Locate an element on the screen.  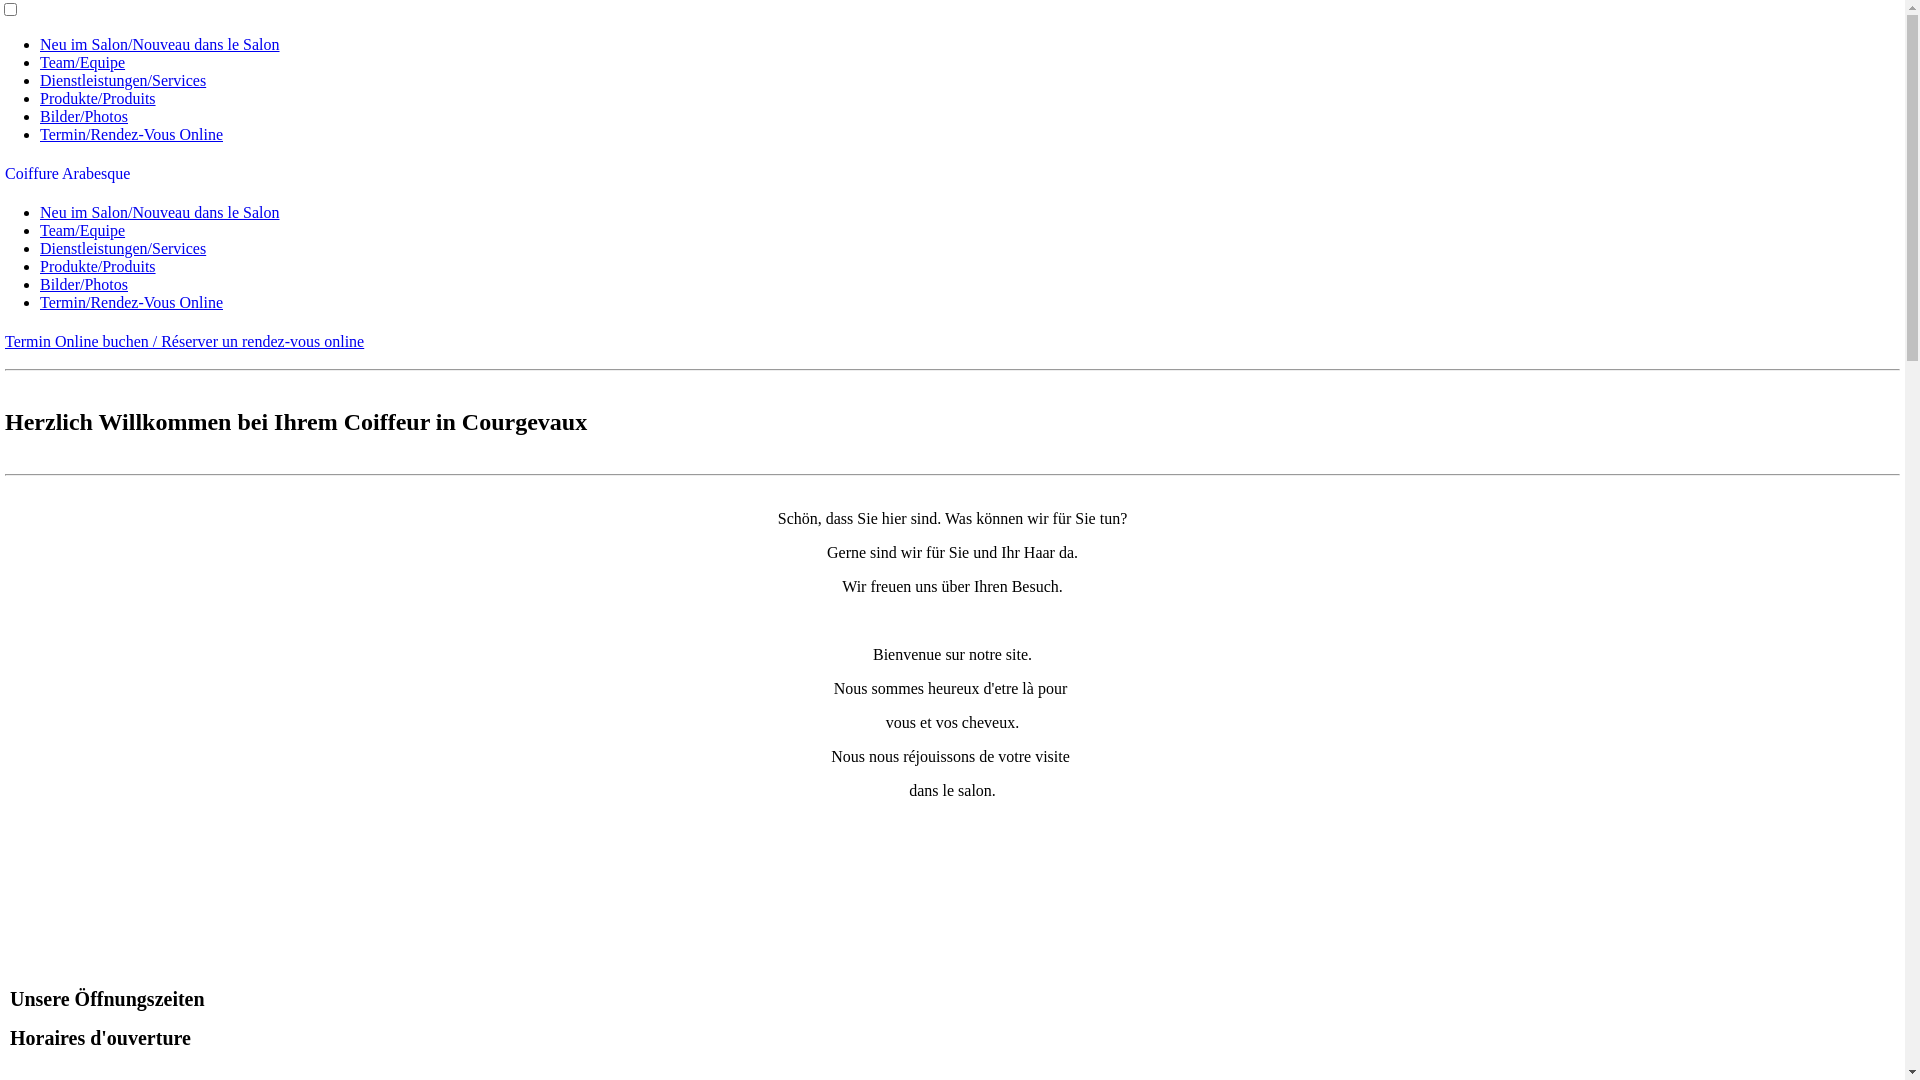
'Bilder/Photos' is located at coordinates (82, 284).